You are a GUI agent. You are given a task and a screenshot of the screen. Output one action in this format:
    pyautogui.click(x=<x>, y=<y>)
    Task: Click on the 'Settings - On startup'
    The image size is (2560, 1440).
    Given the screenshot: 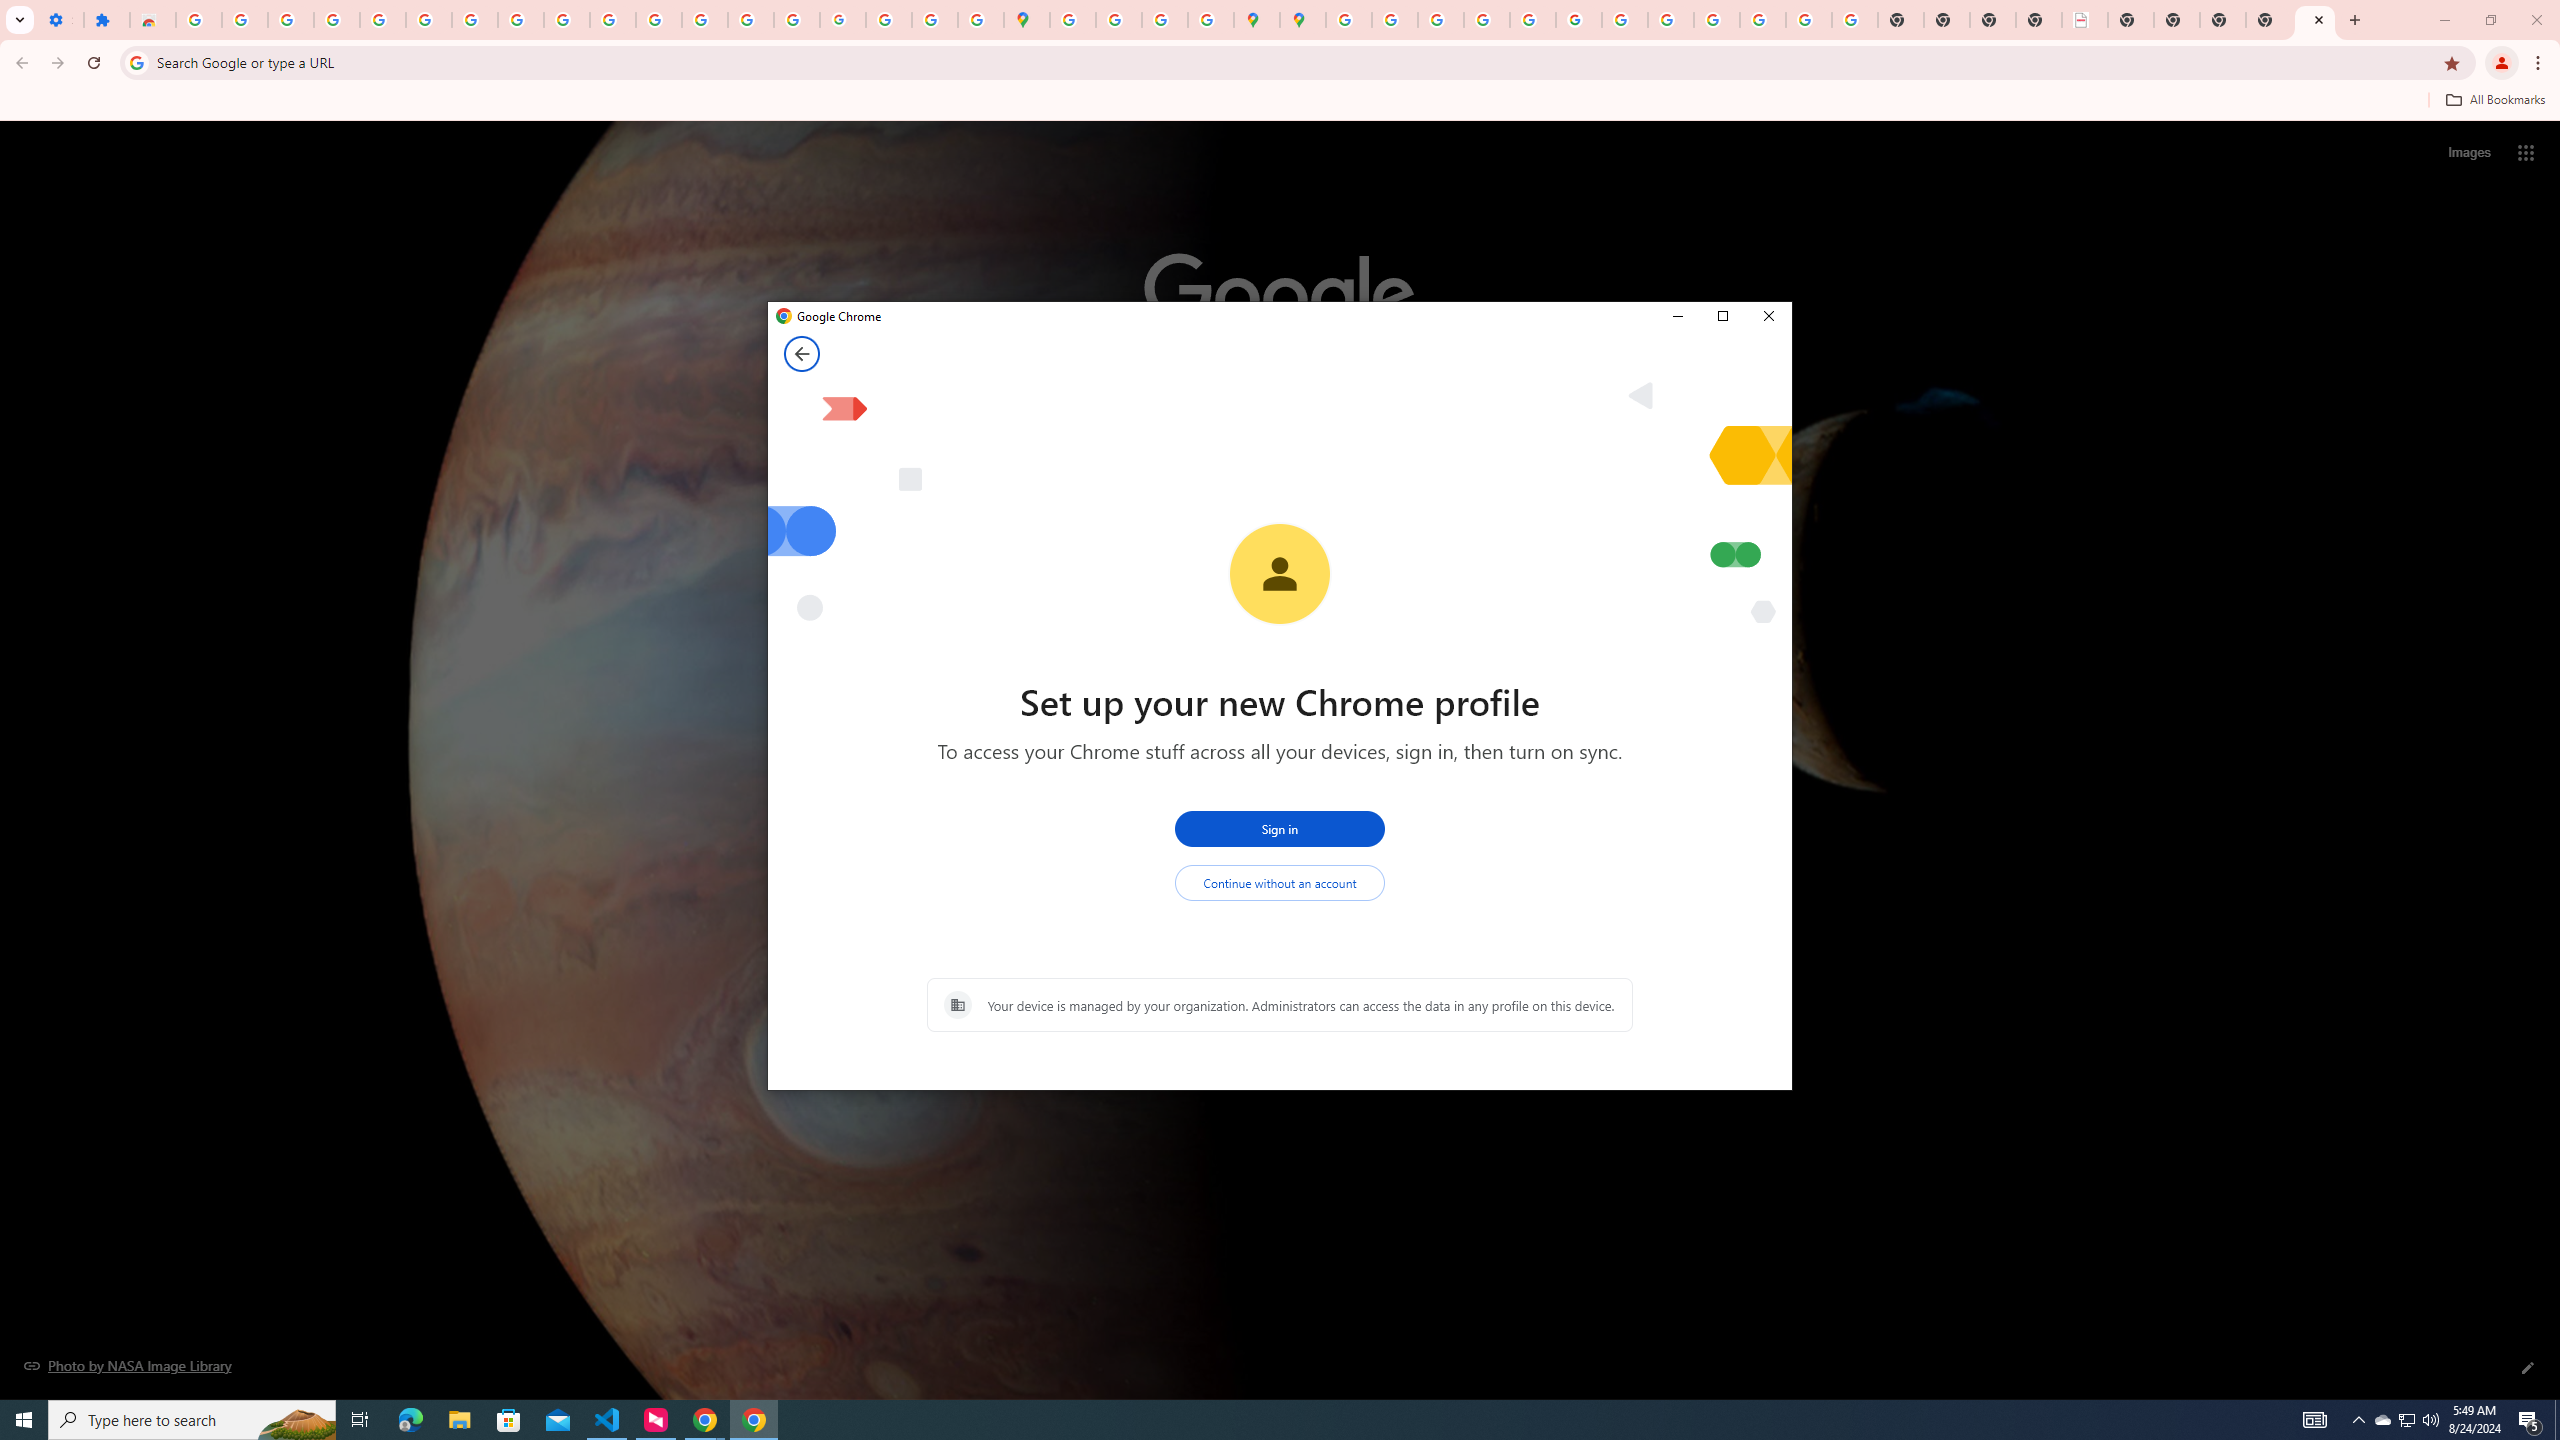 What is the action you would take?
    pyautogui.click(x=60, y=19)
    